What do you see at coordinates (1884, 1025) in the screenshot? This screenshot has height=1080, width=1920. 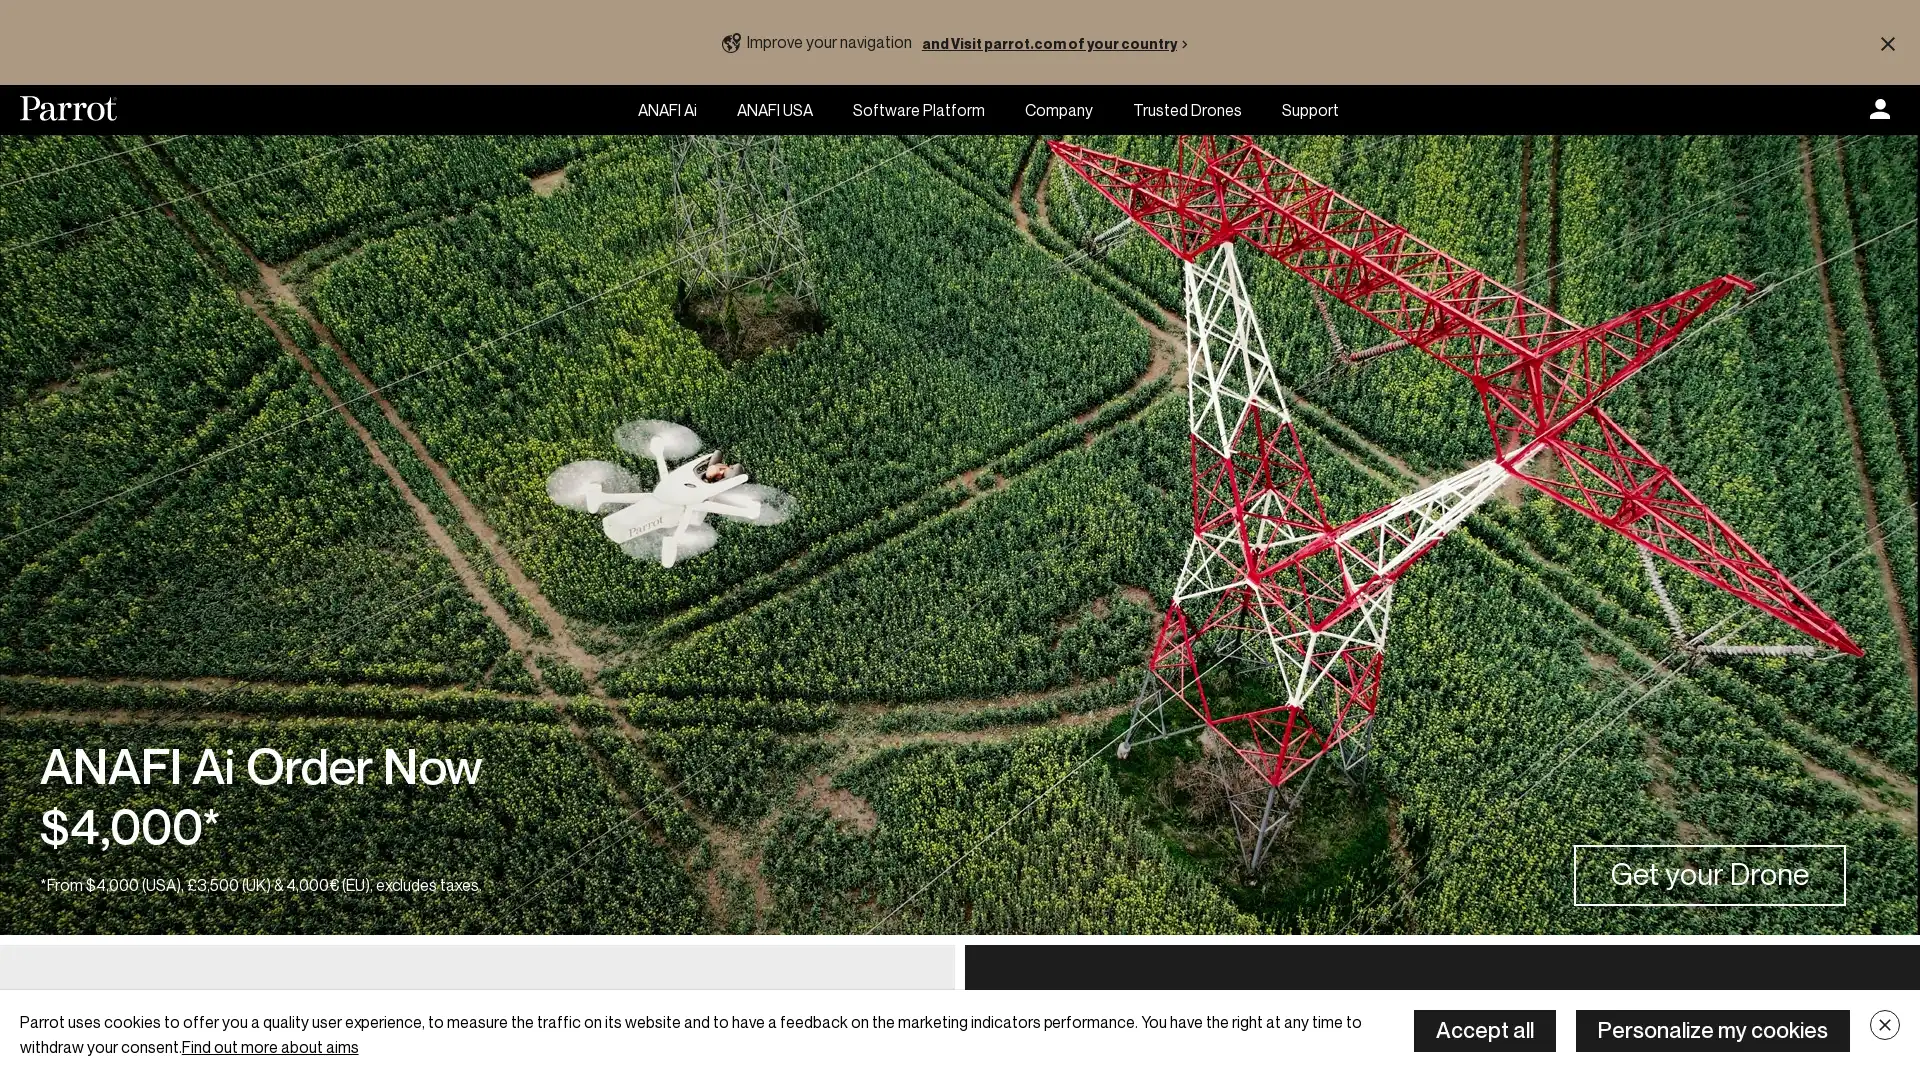 I see `close` at bounding box center [1884, 1025].